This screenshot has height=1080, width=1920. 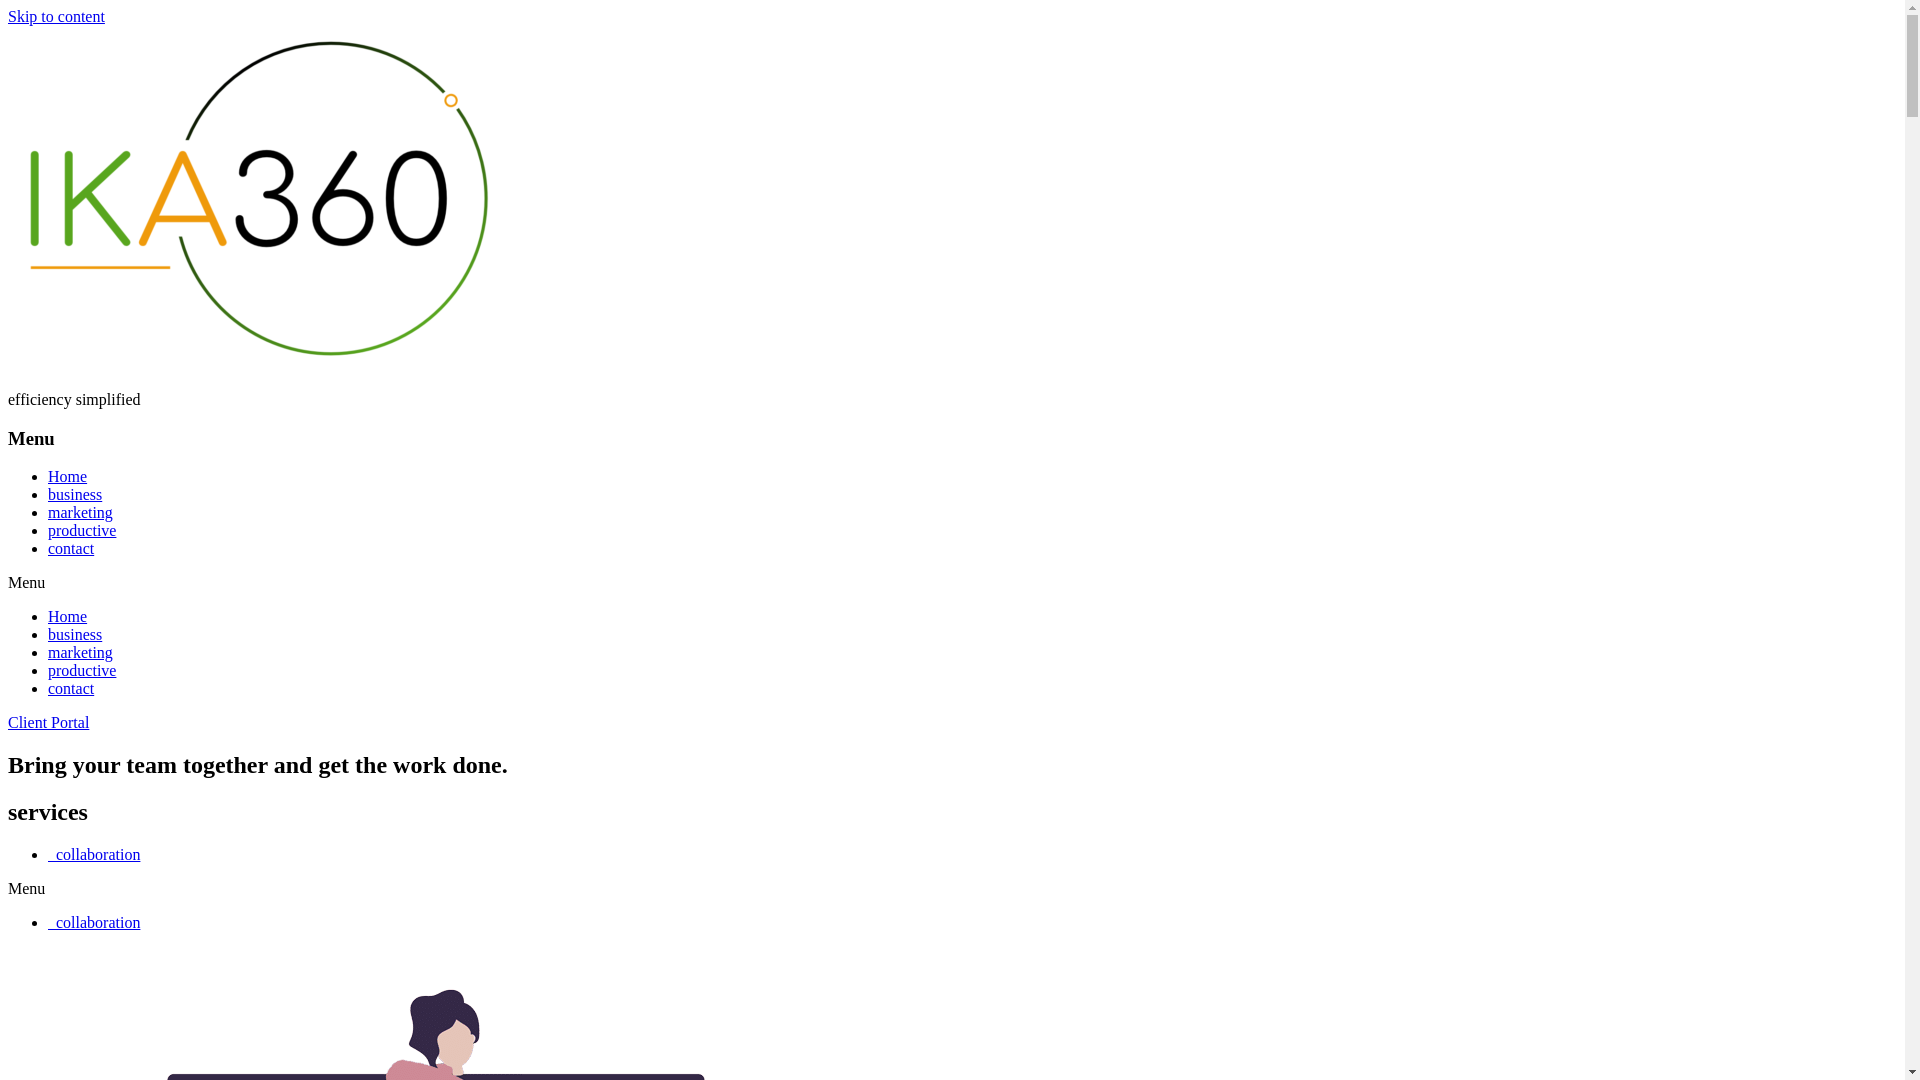 What do you see at coordinates (67, 476) in the screenshot?
I see `'Home'` at bounding box center [67, 476].